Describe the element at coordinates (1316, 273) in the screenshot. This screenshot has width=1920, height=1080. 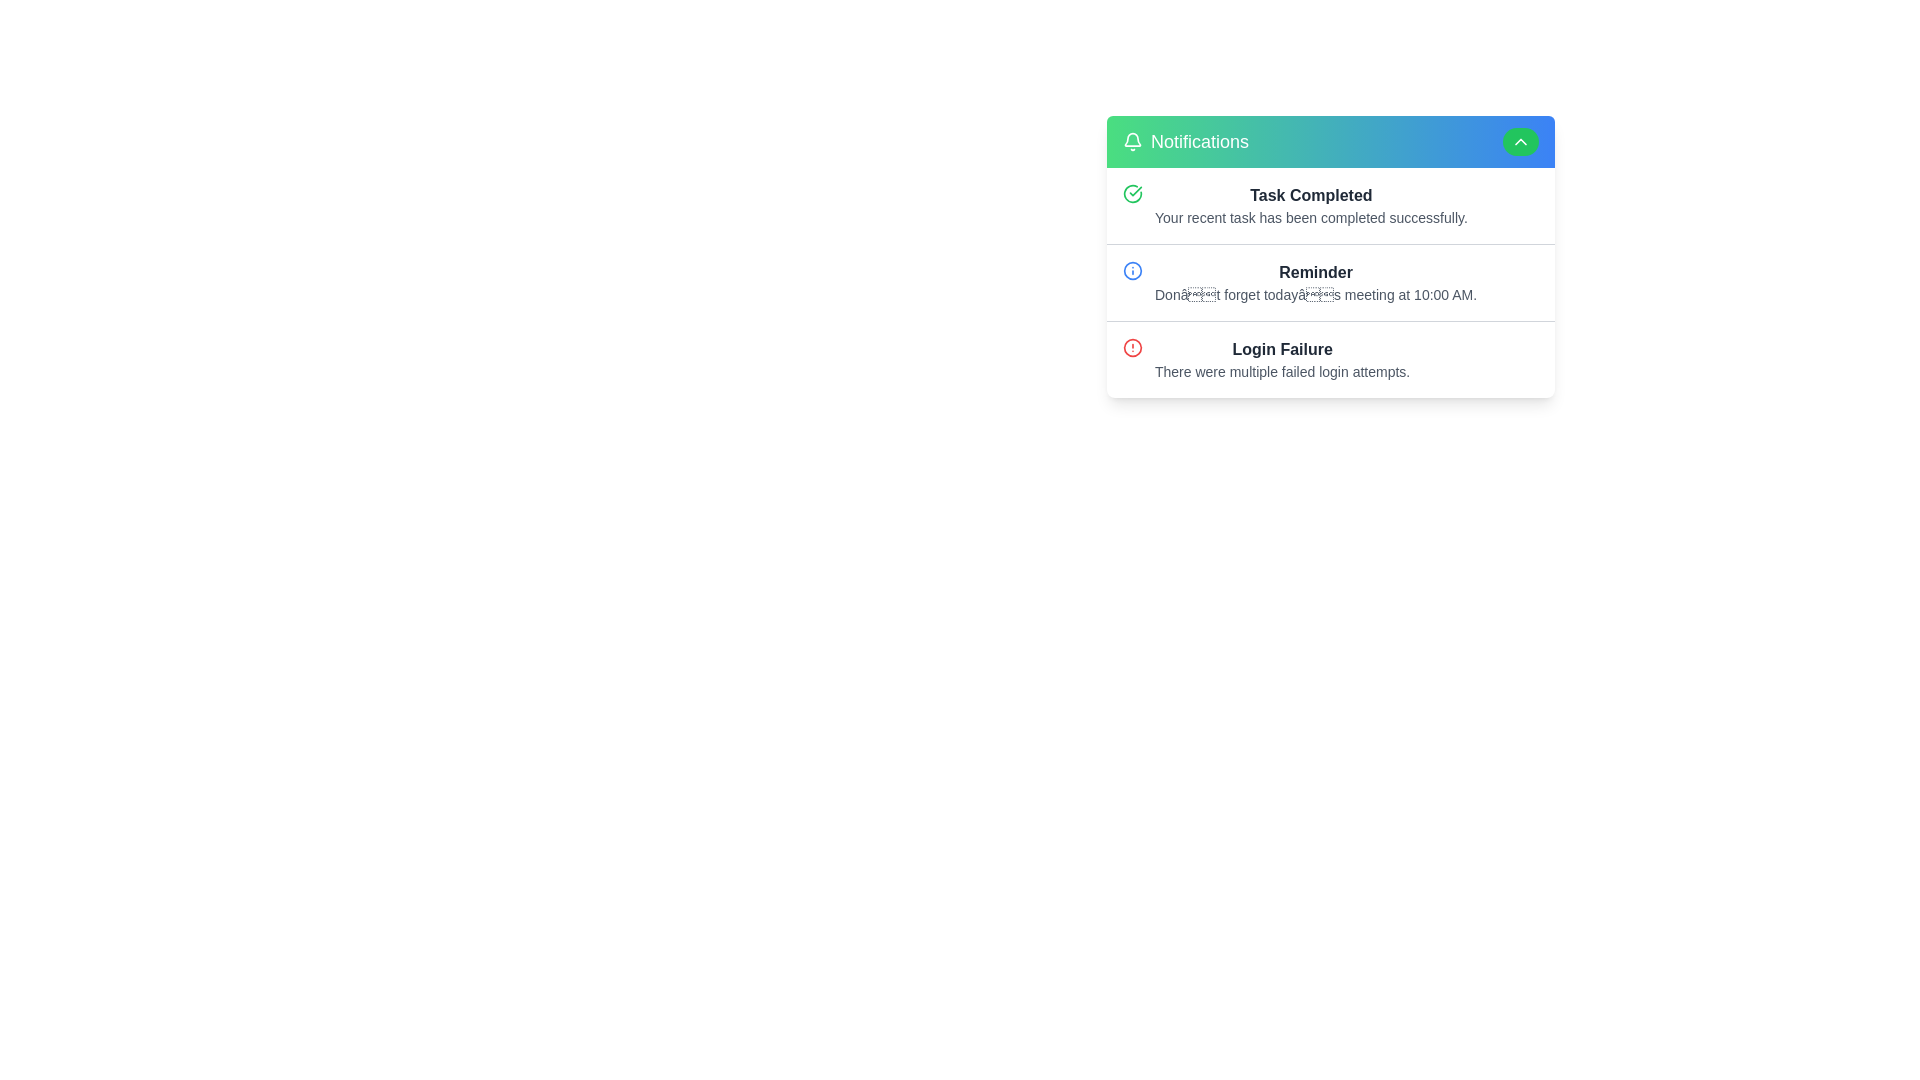
I see `the 'Reminder' text label displayed in bold dark gray font within the notification card at the top of the notifications panel` at that location.